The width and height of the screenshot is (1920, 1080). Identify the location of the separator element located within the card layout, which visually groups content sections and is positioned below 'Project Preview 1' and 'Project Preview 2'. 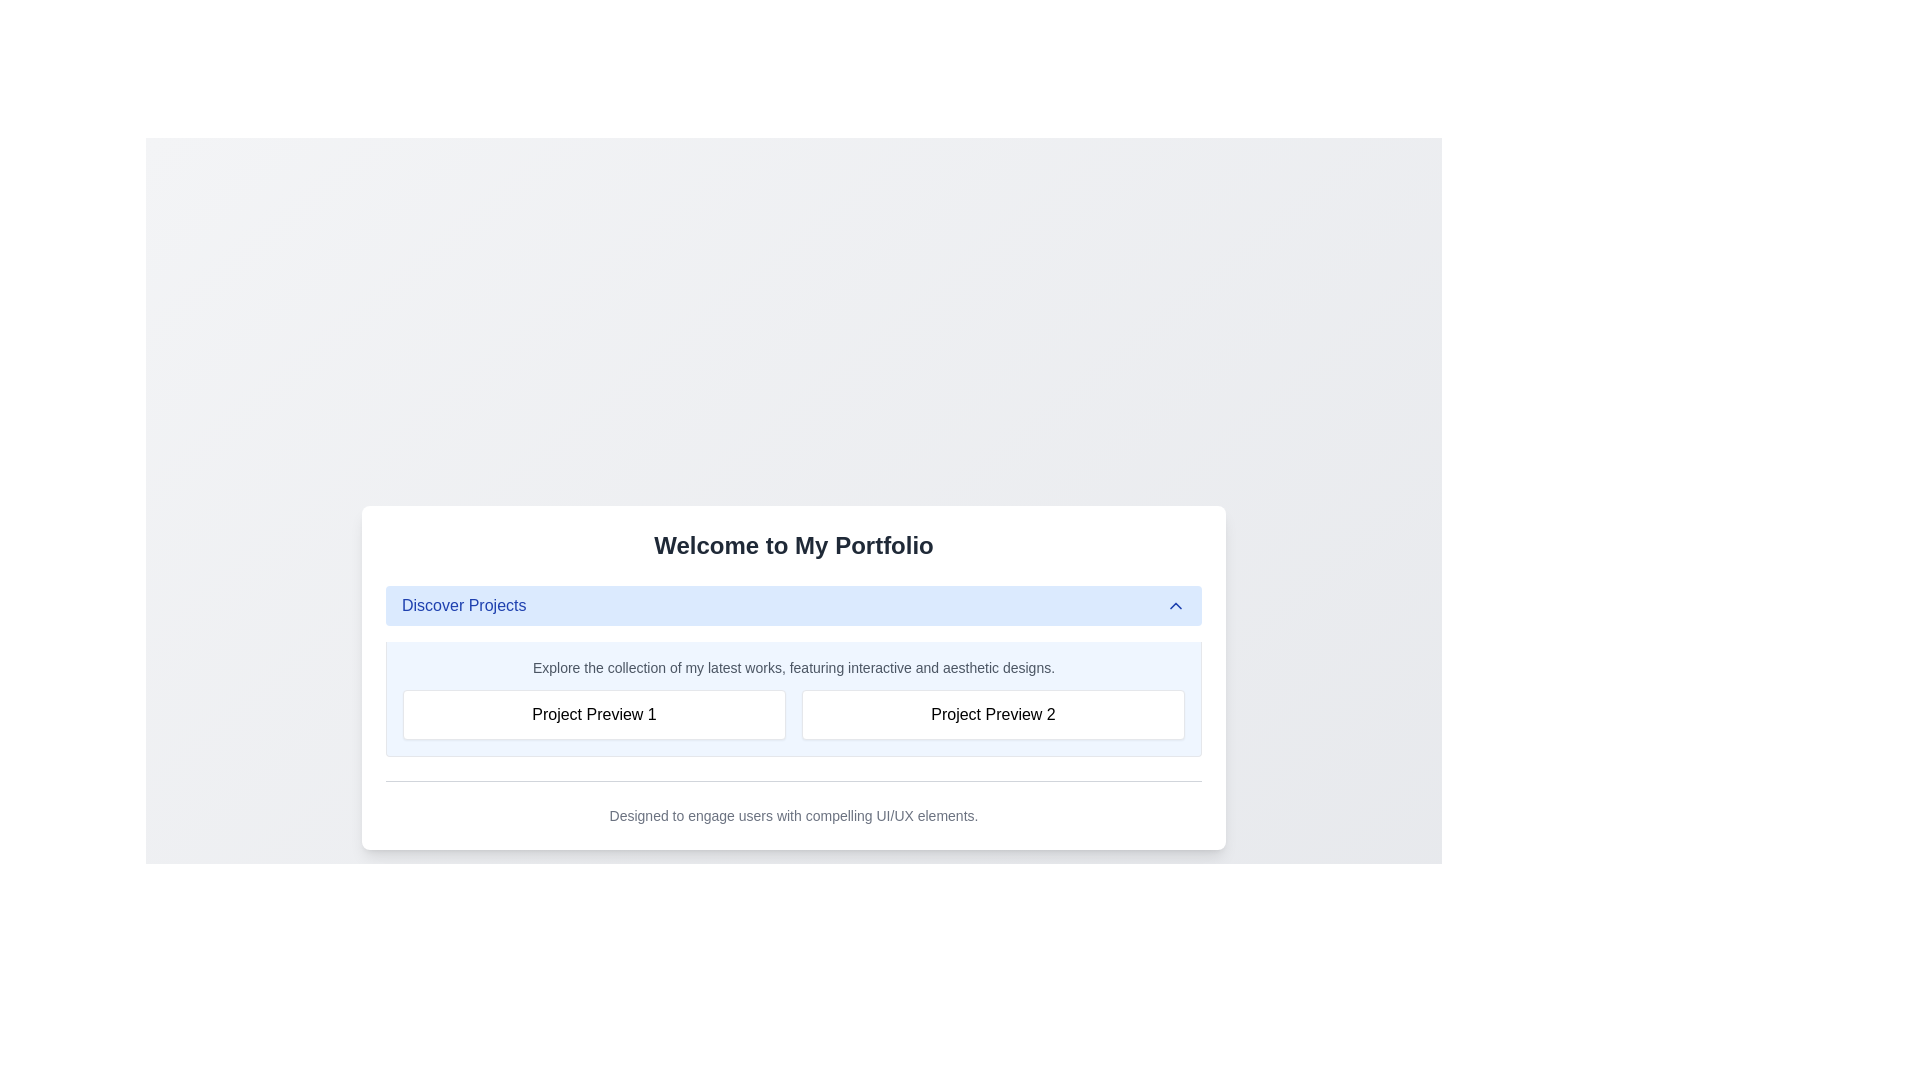
(792, 780).